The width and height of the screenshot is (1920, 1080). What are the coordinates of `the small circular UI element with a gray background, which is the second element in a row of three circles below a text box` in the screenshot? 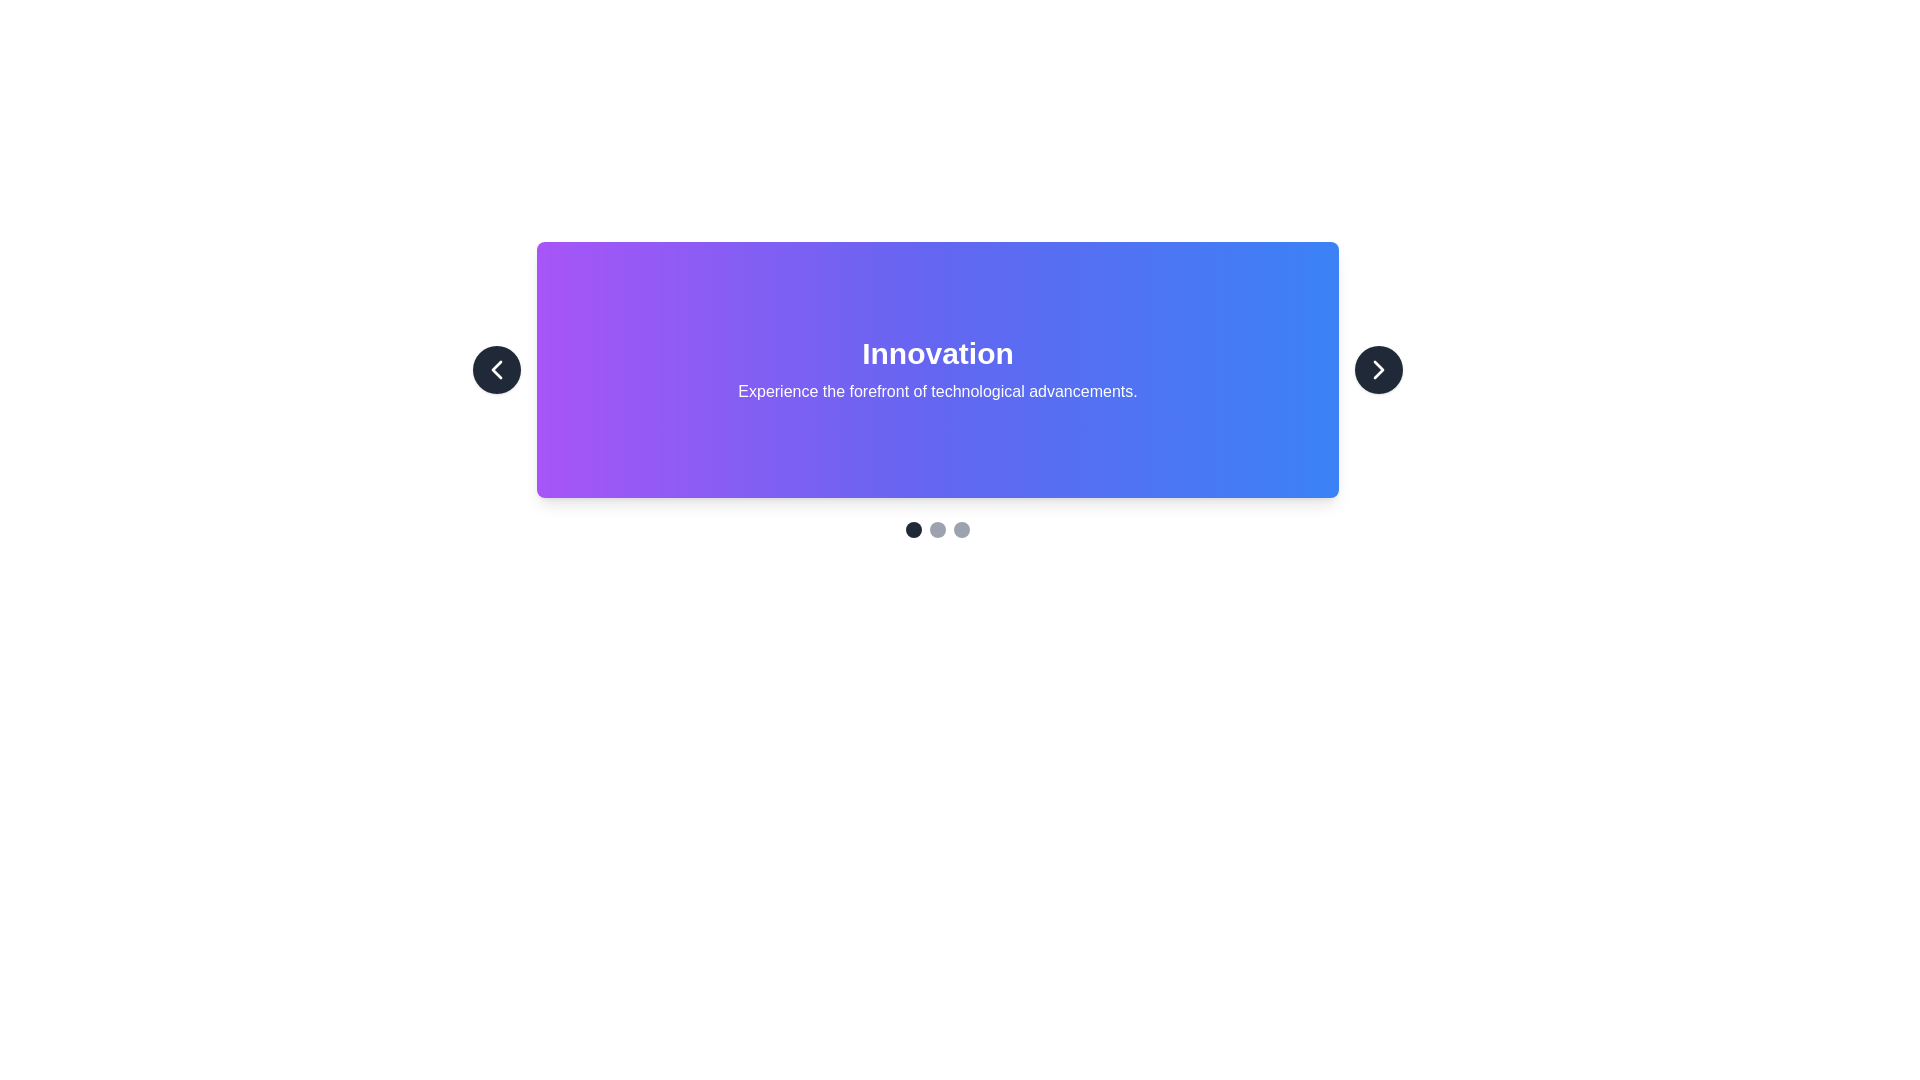 It's located at (936, 528).